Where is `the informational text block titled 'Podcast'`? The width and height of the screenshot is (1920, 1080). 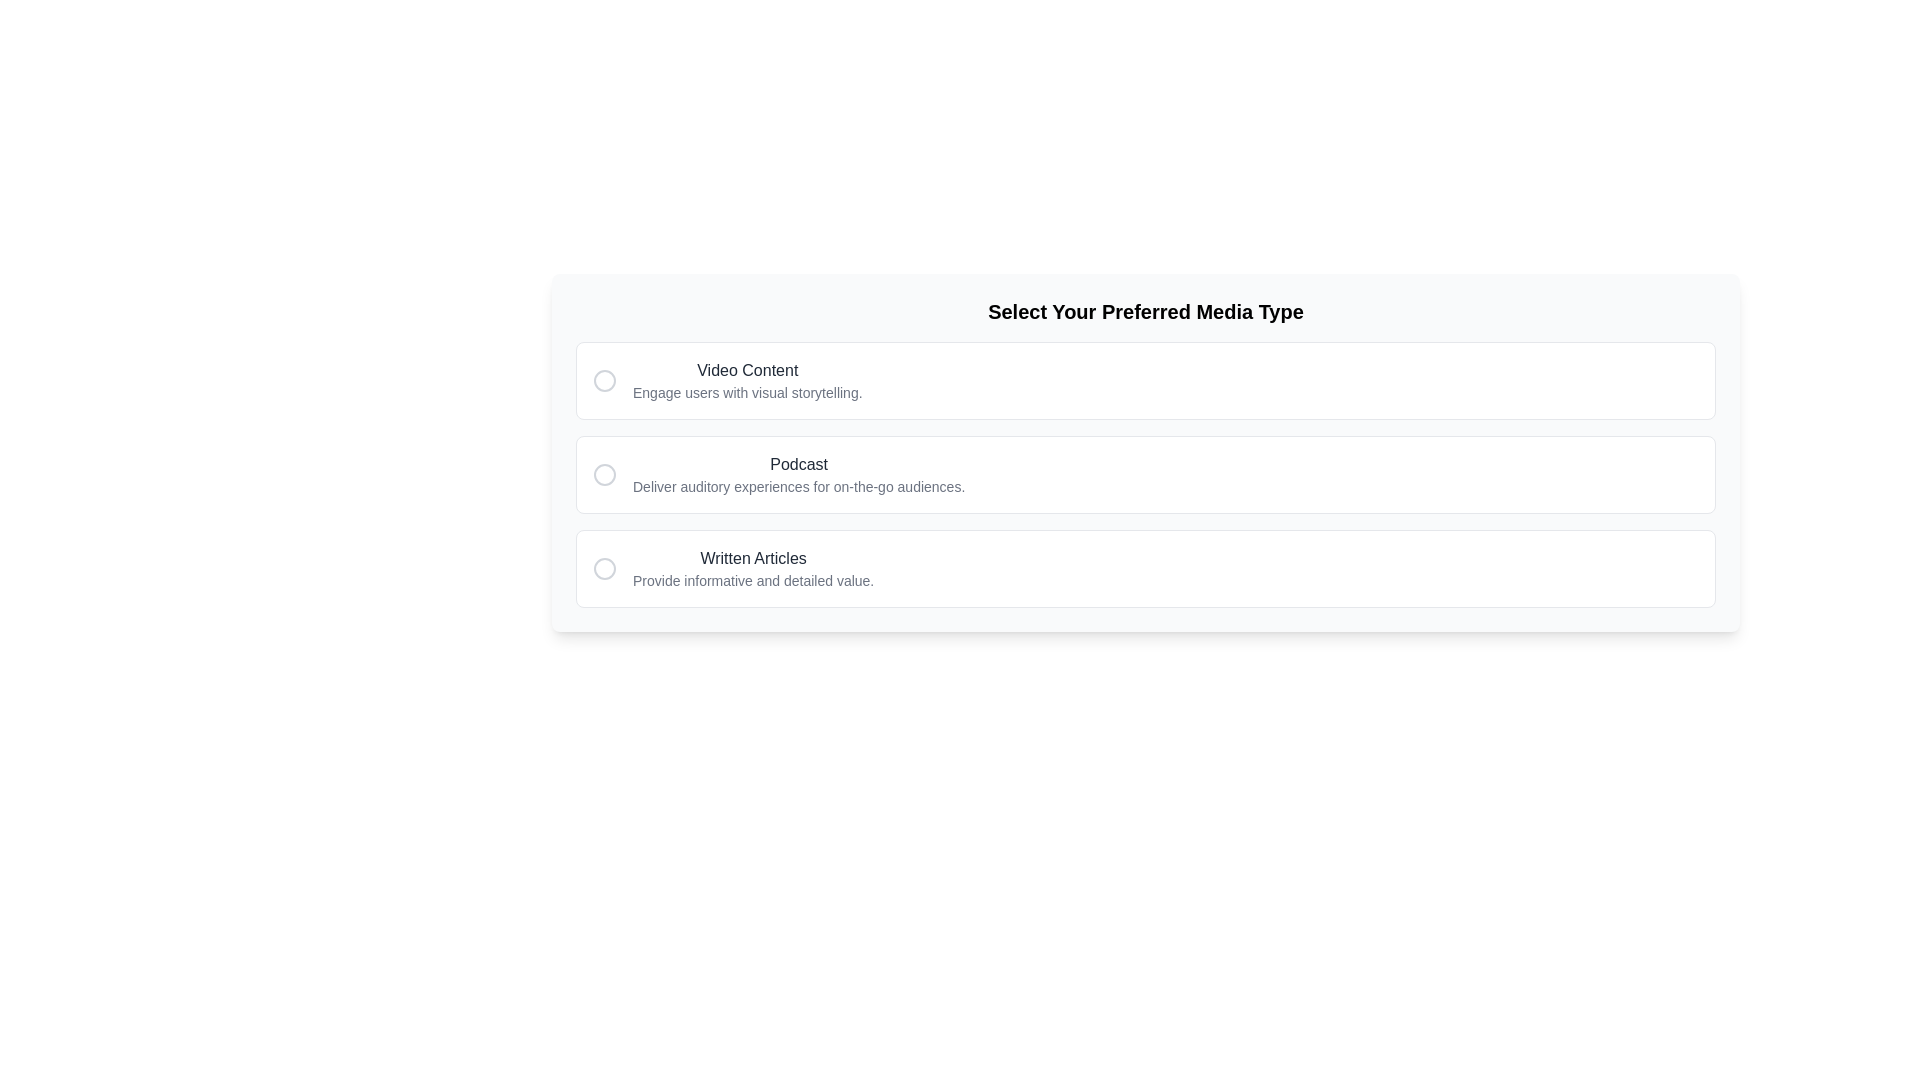
the informational text block titled 'Podcast' is located at coordinates (798, 474).